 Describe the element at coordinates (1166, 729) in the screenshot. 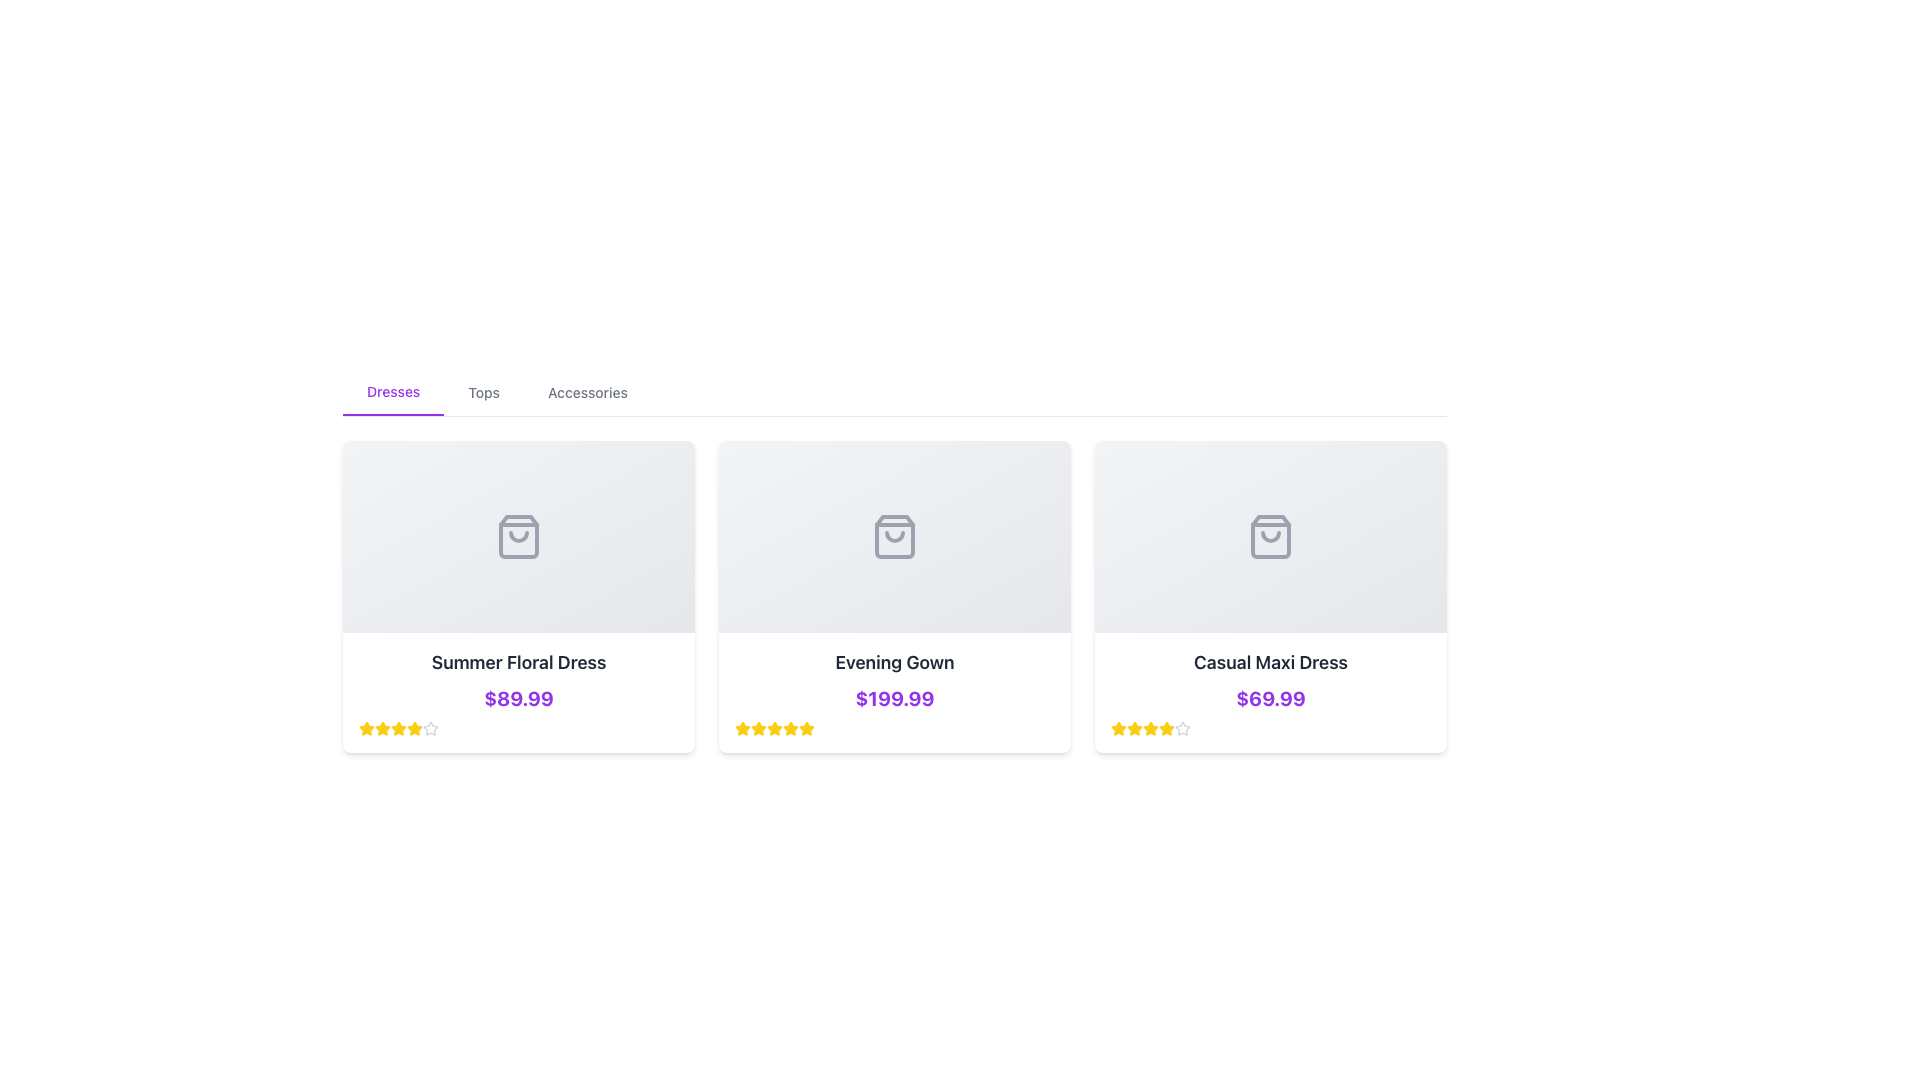

I see `the fifth rating star icon located beneath the 'Casual Maxi Dress' product card, which represents the highest rating level in the 5-star rating system` at that location.